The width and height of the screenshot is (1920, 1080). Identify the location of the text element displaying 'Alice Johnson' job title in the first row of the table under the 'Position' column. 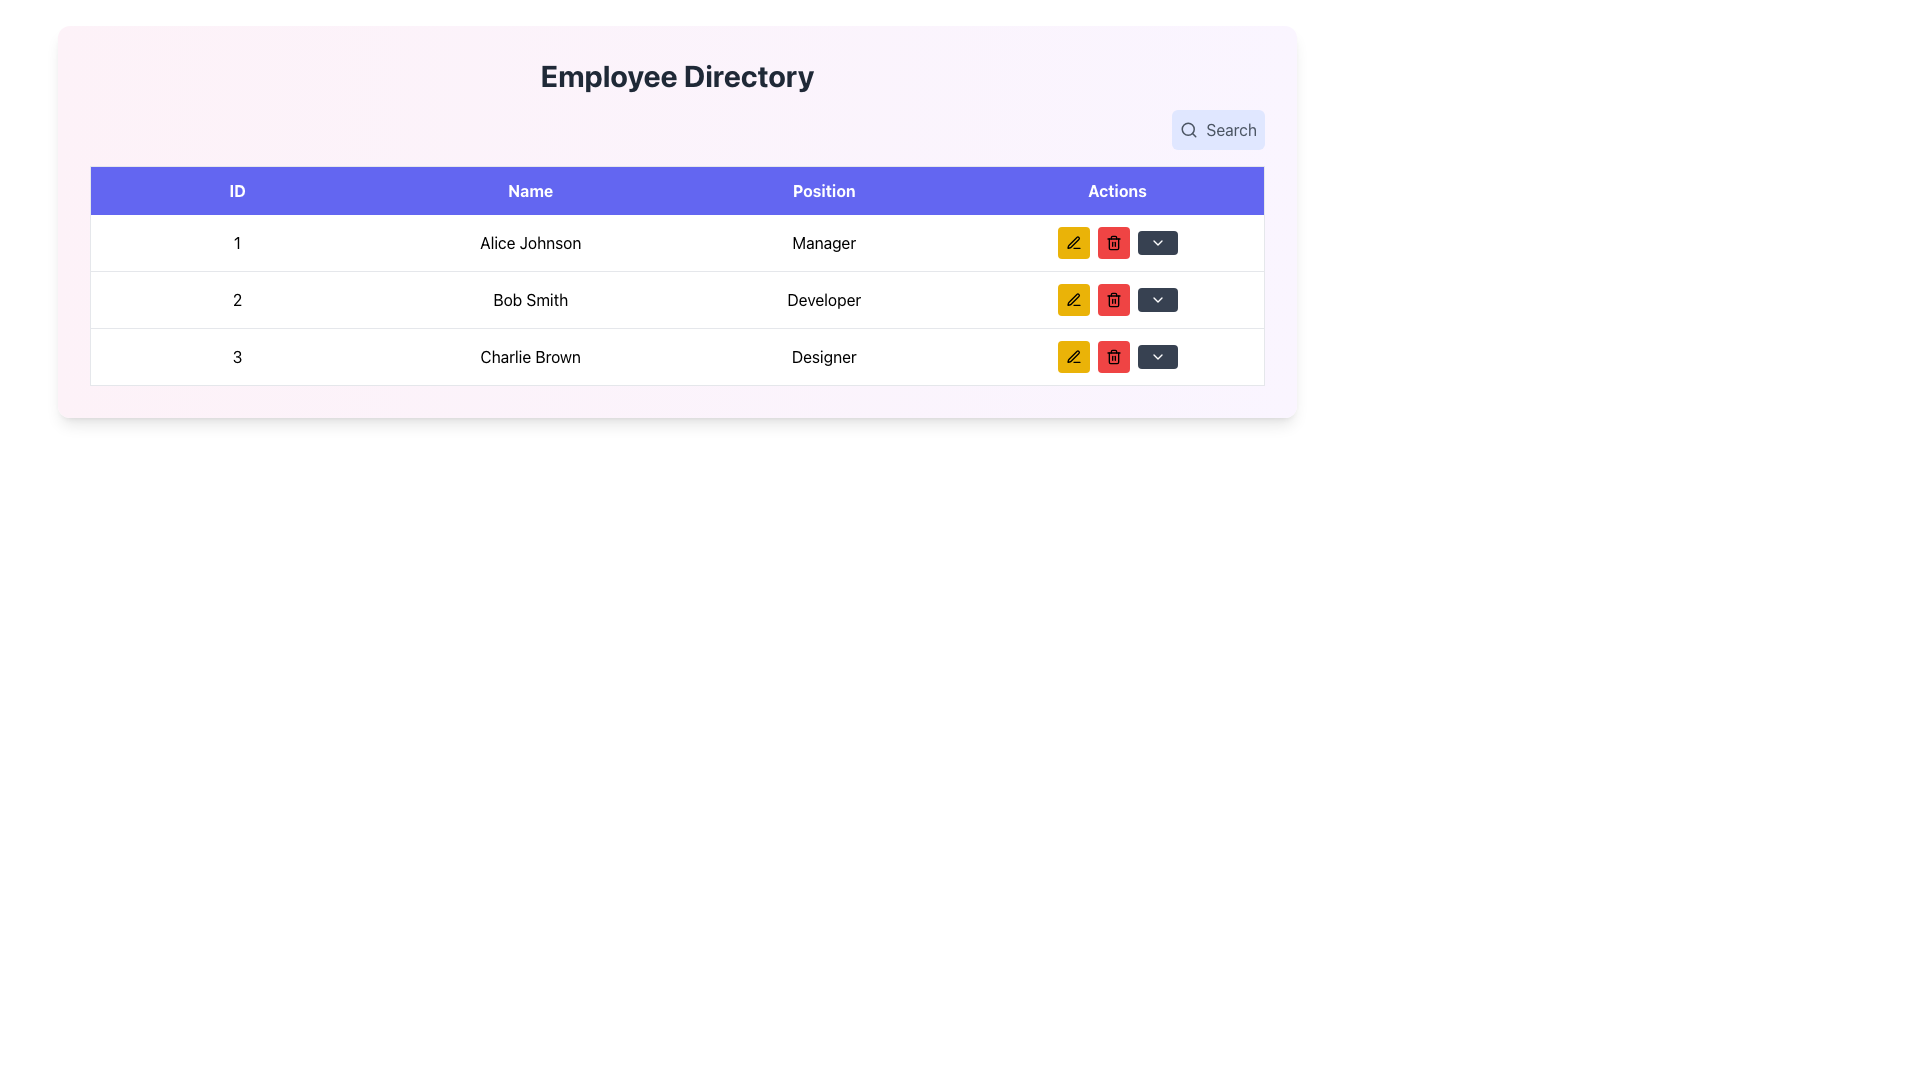
(824, 242).